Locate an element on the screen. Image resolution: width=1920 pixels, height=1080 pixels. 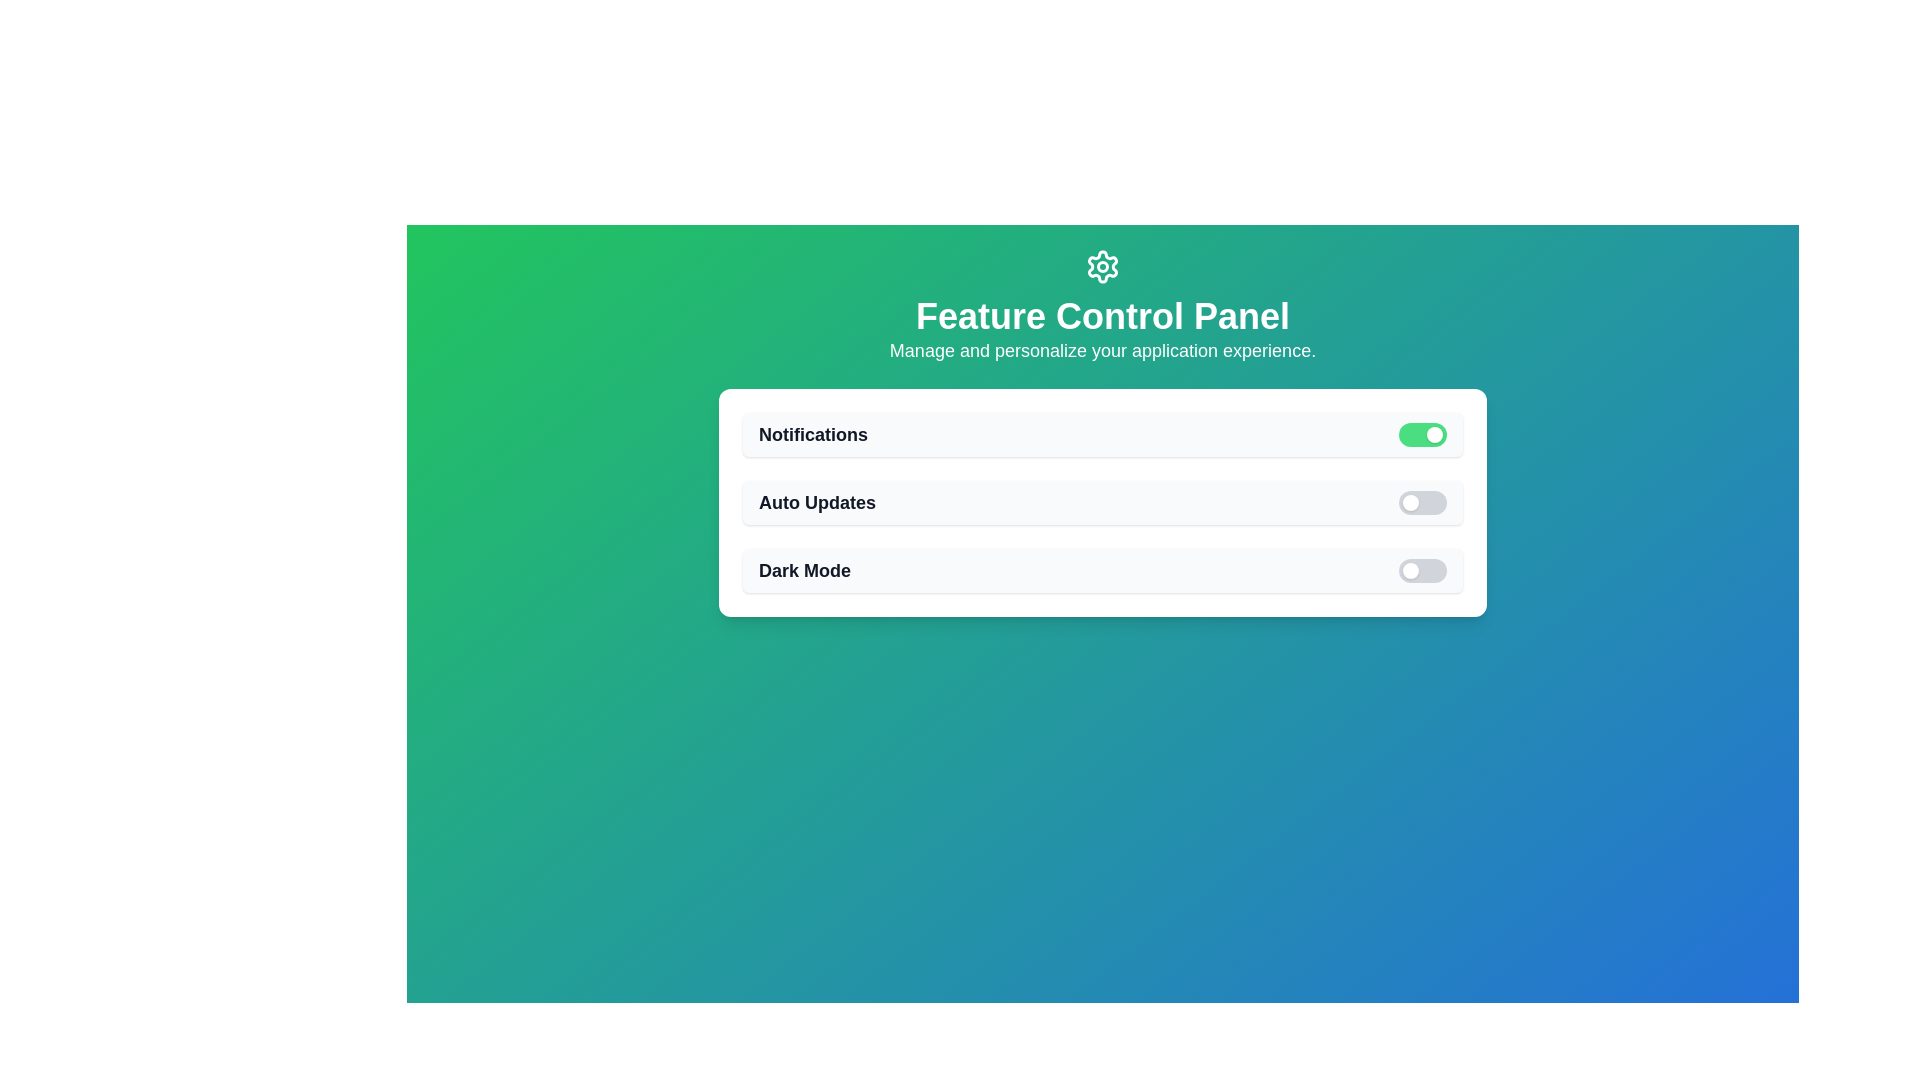
the text label that describes the dark mode feature, which is the third item in a vertical list of features in the control panel interface is located at coordinates (805, 570).